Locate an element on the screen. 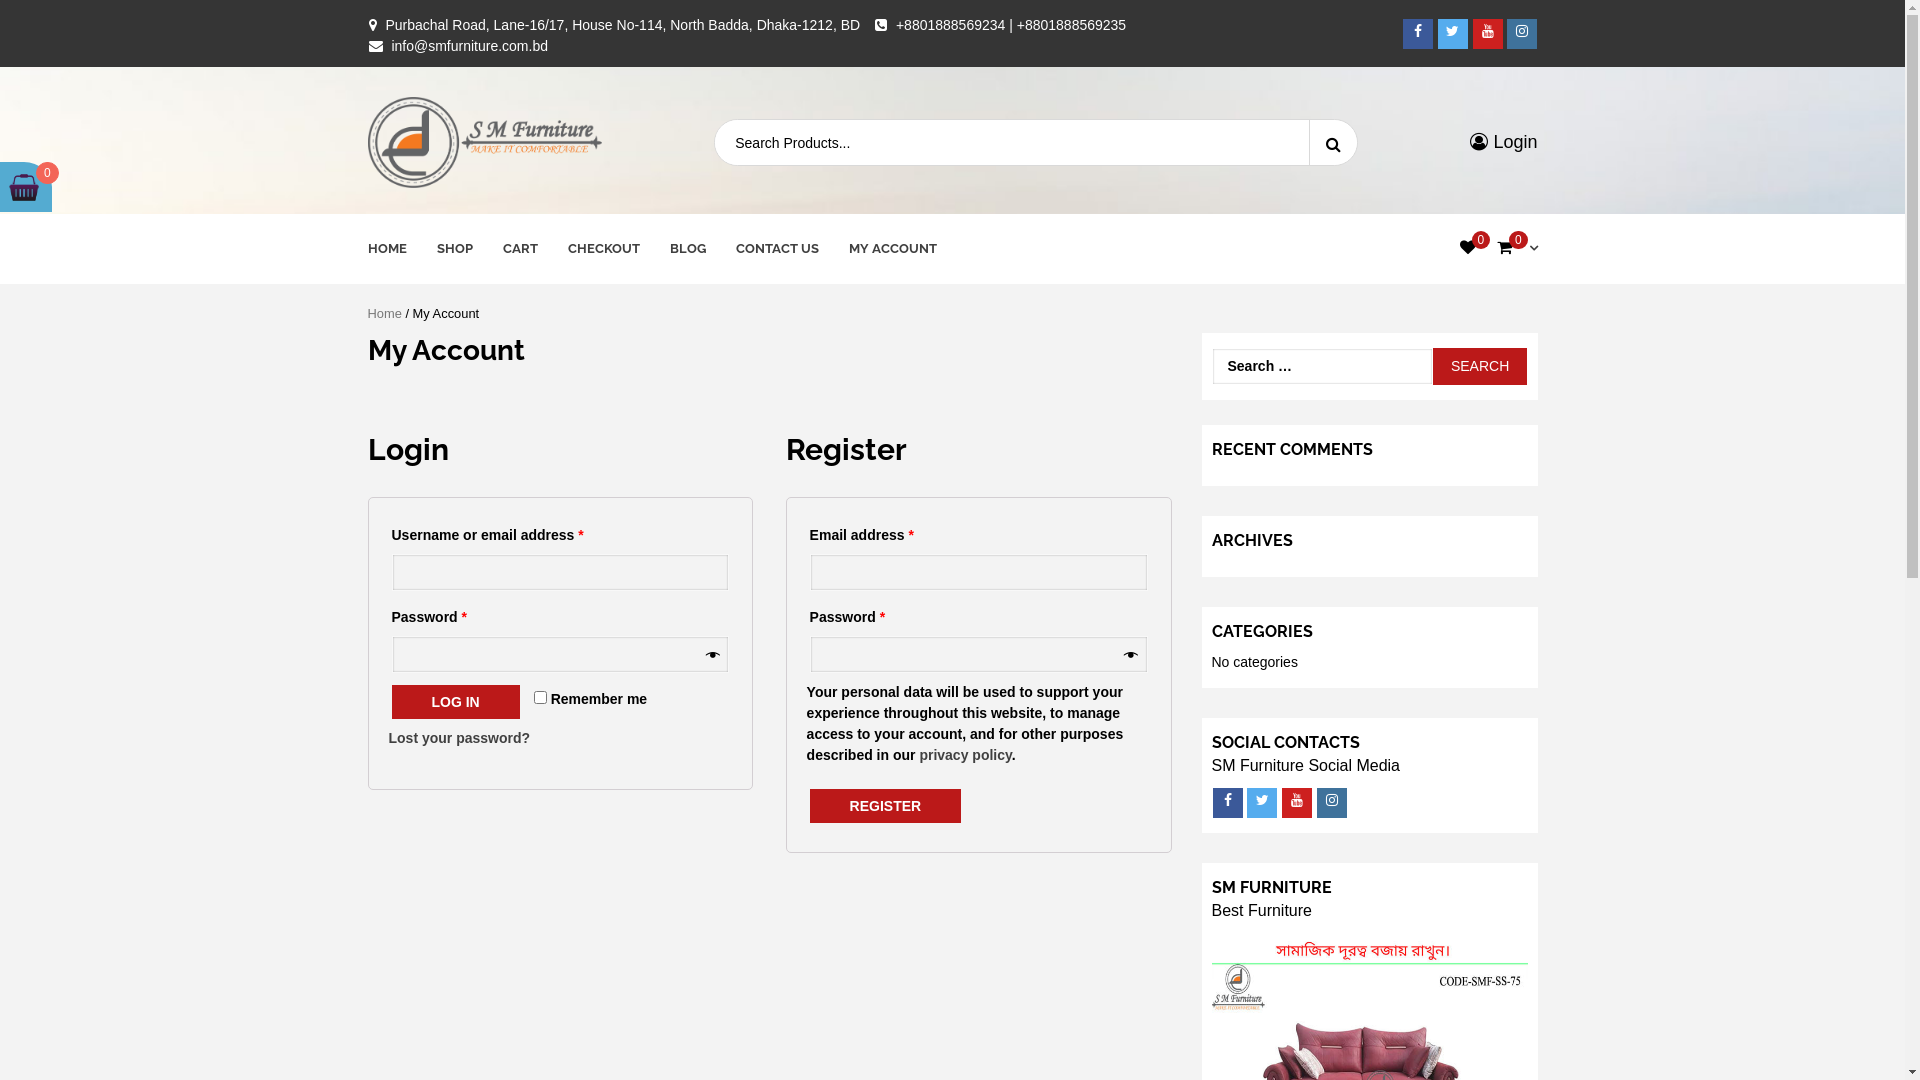 The width and height of the screenshot is (1920, 1080). 'Youtube' is located at coordinates (1488, 33).